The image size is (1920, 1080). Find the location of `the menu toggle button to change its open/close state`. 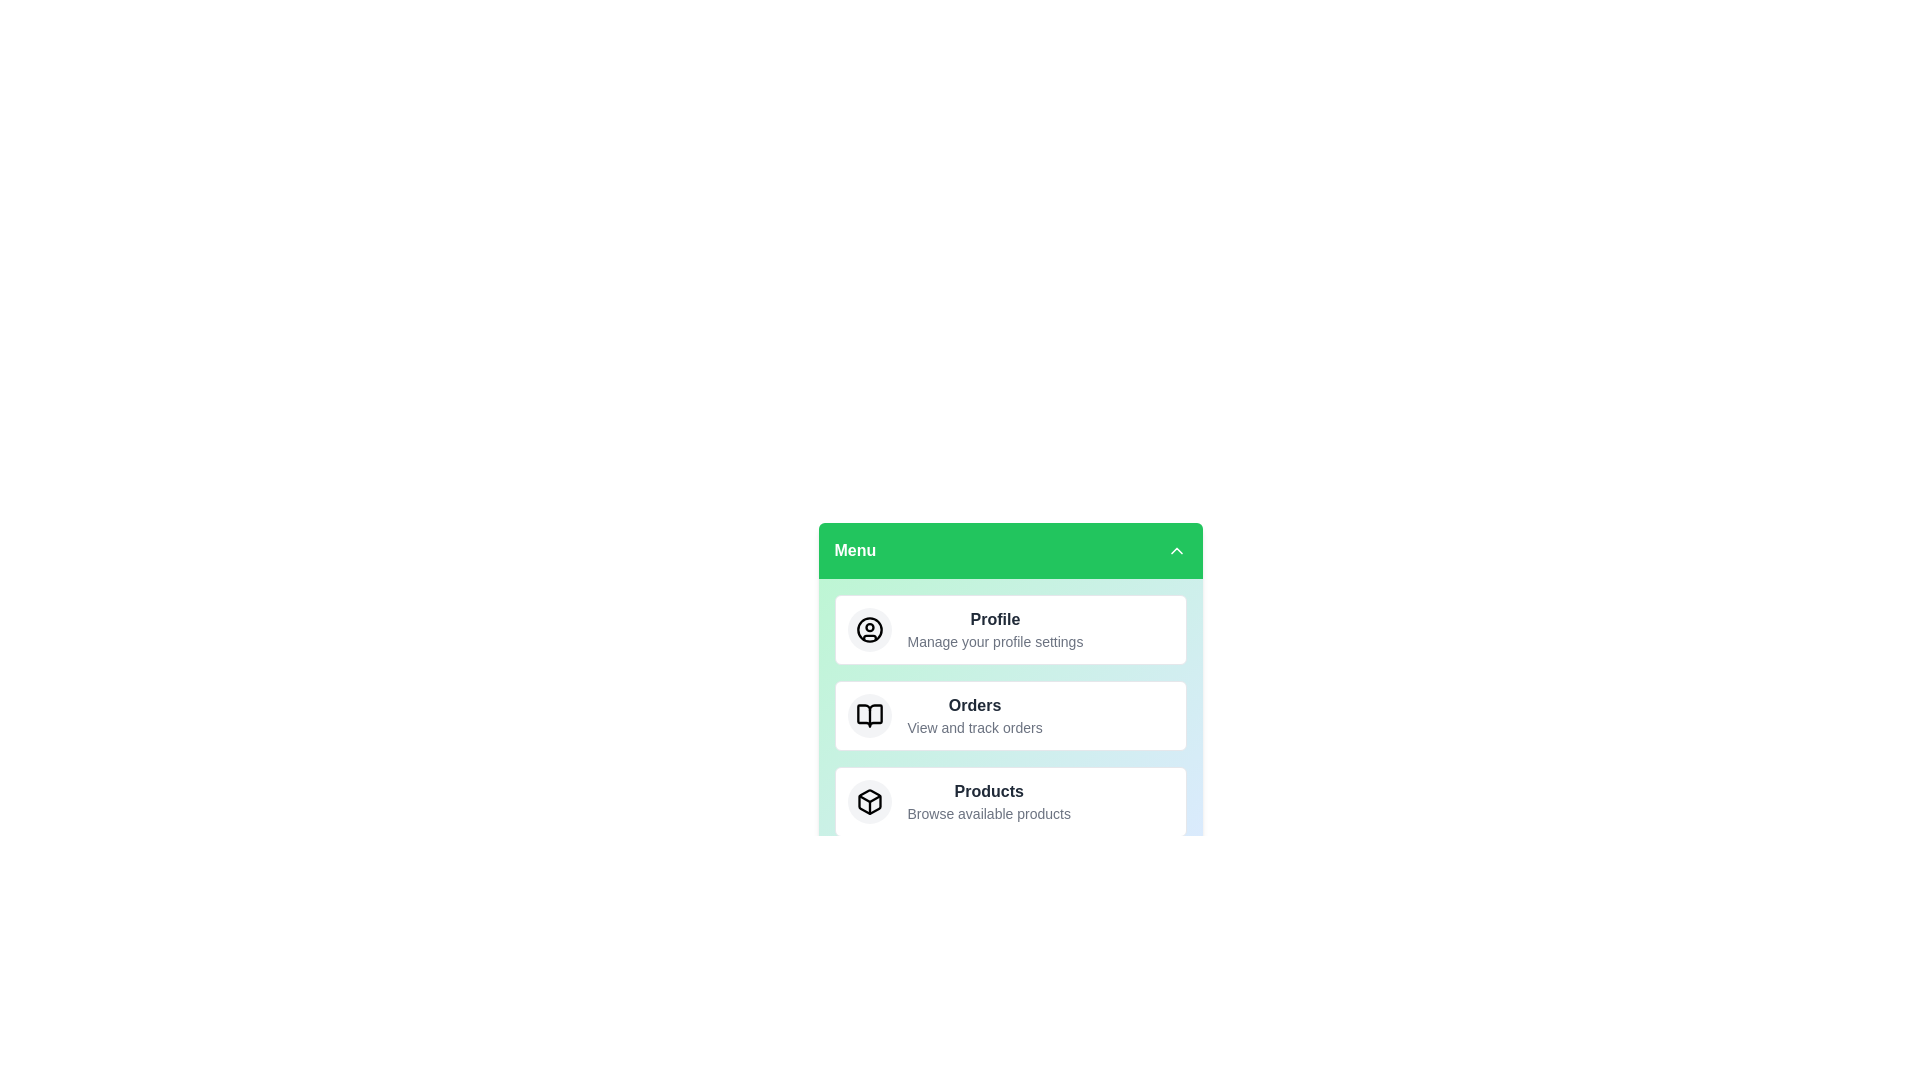

the menu toggle button to change its open/close state is located at coordinates (1010, 551).